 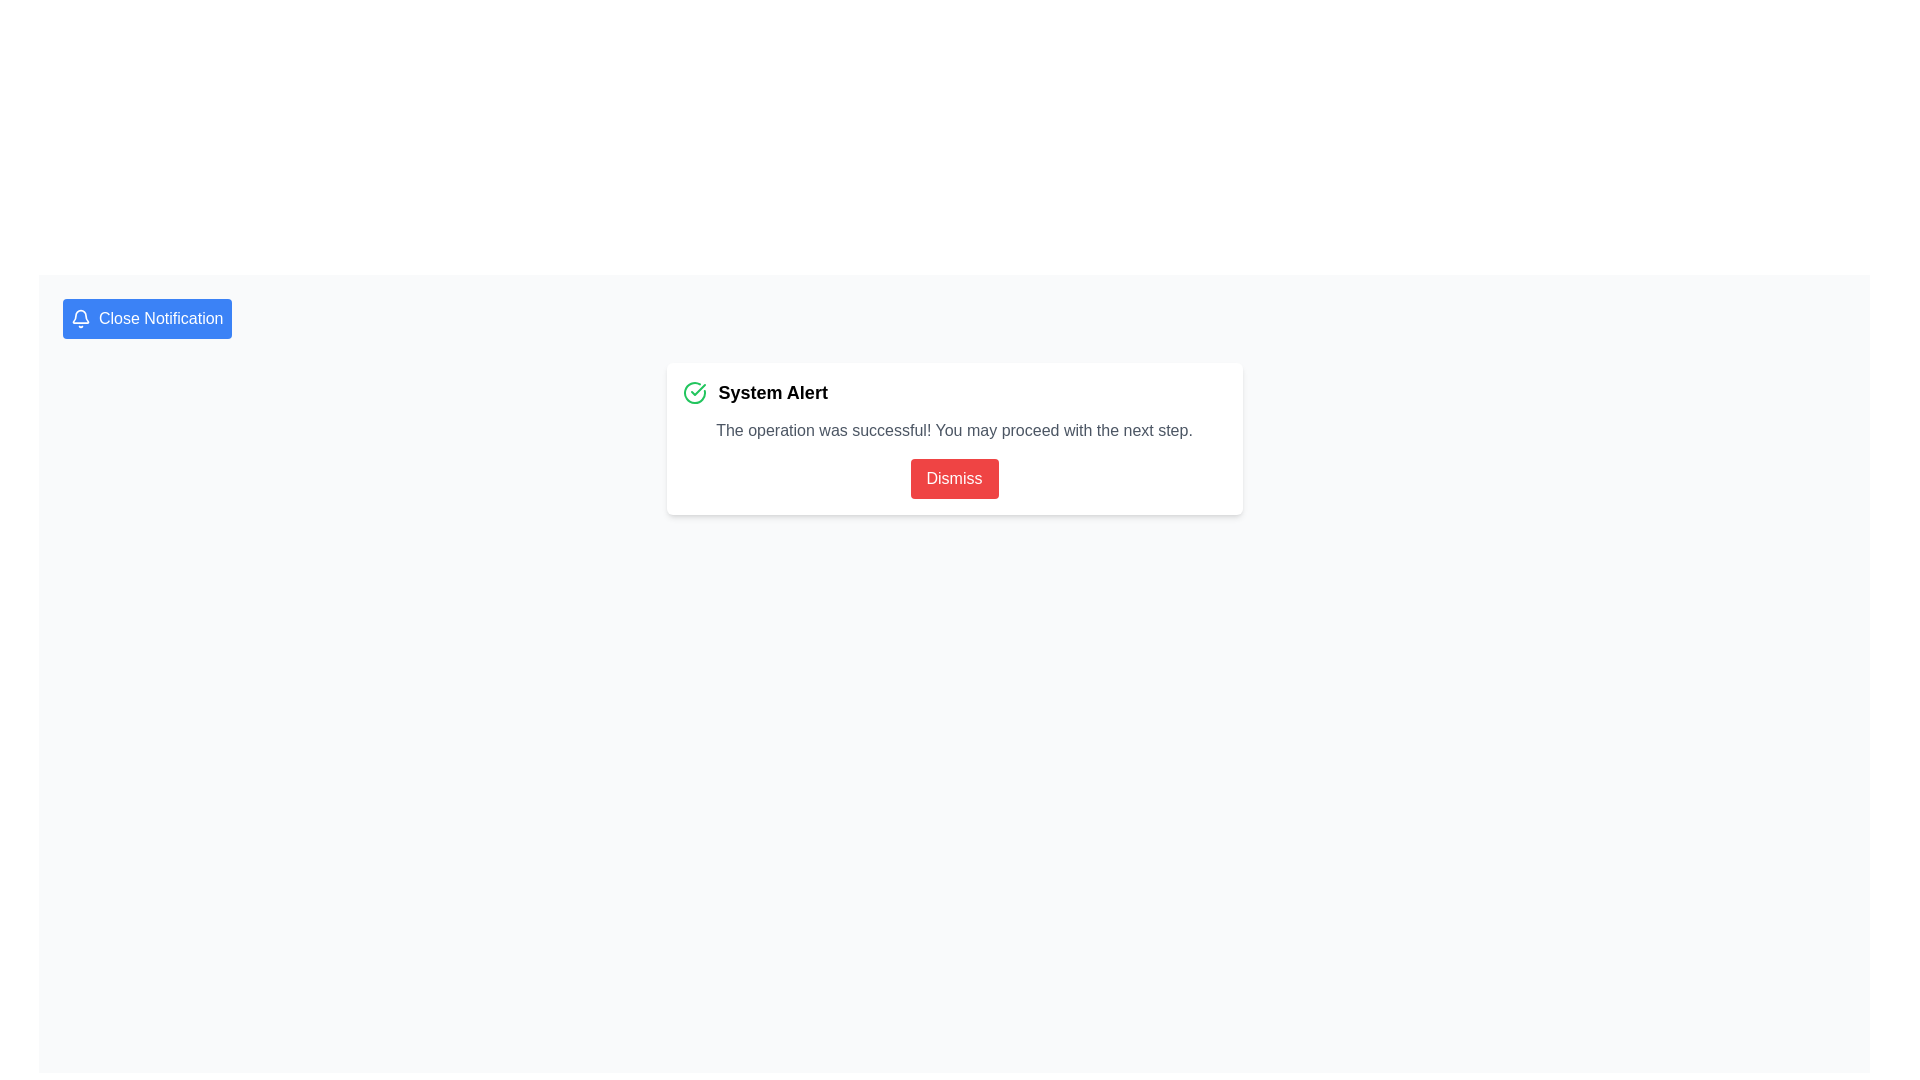 What do you see at coordinates (953, 430) in the screenshot?
I see `the Static Text element that communicates a successful operation, located beneath the 'System Alert' header and above the 'Dismiss' red button` at bounding box center [953, 430].